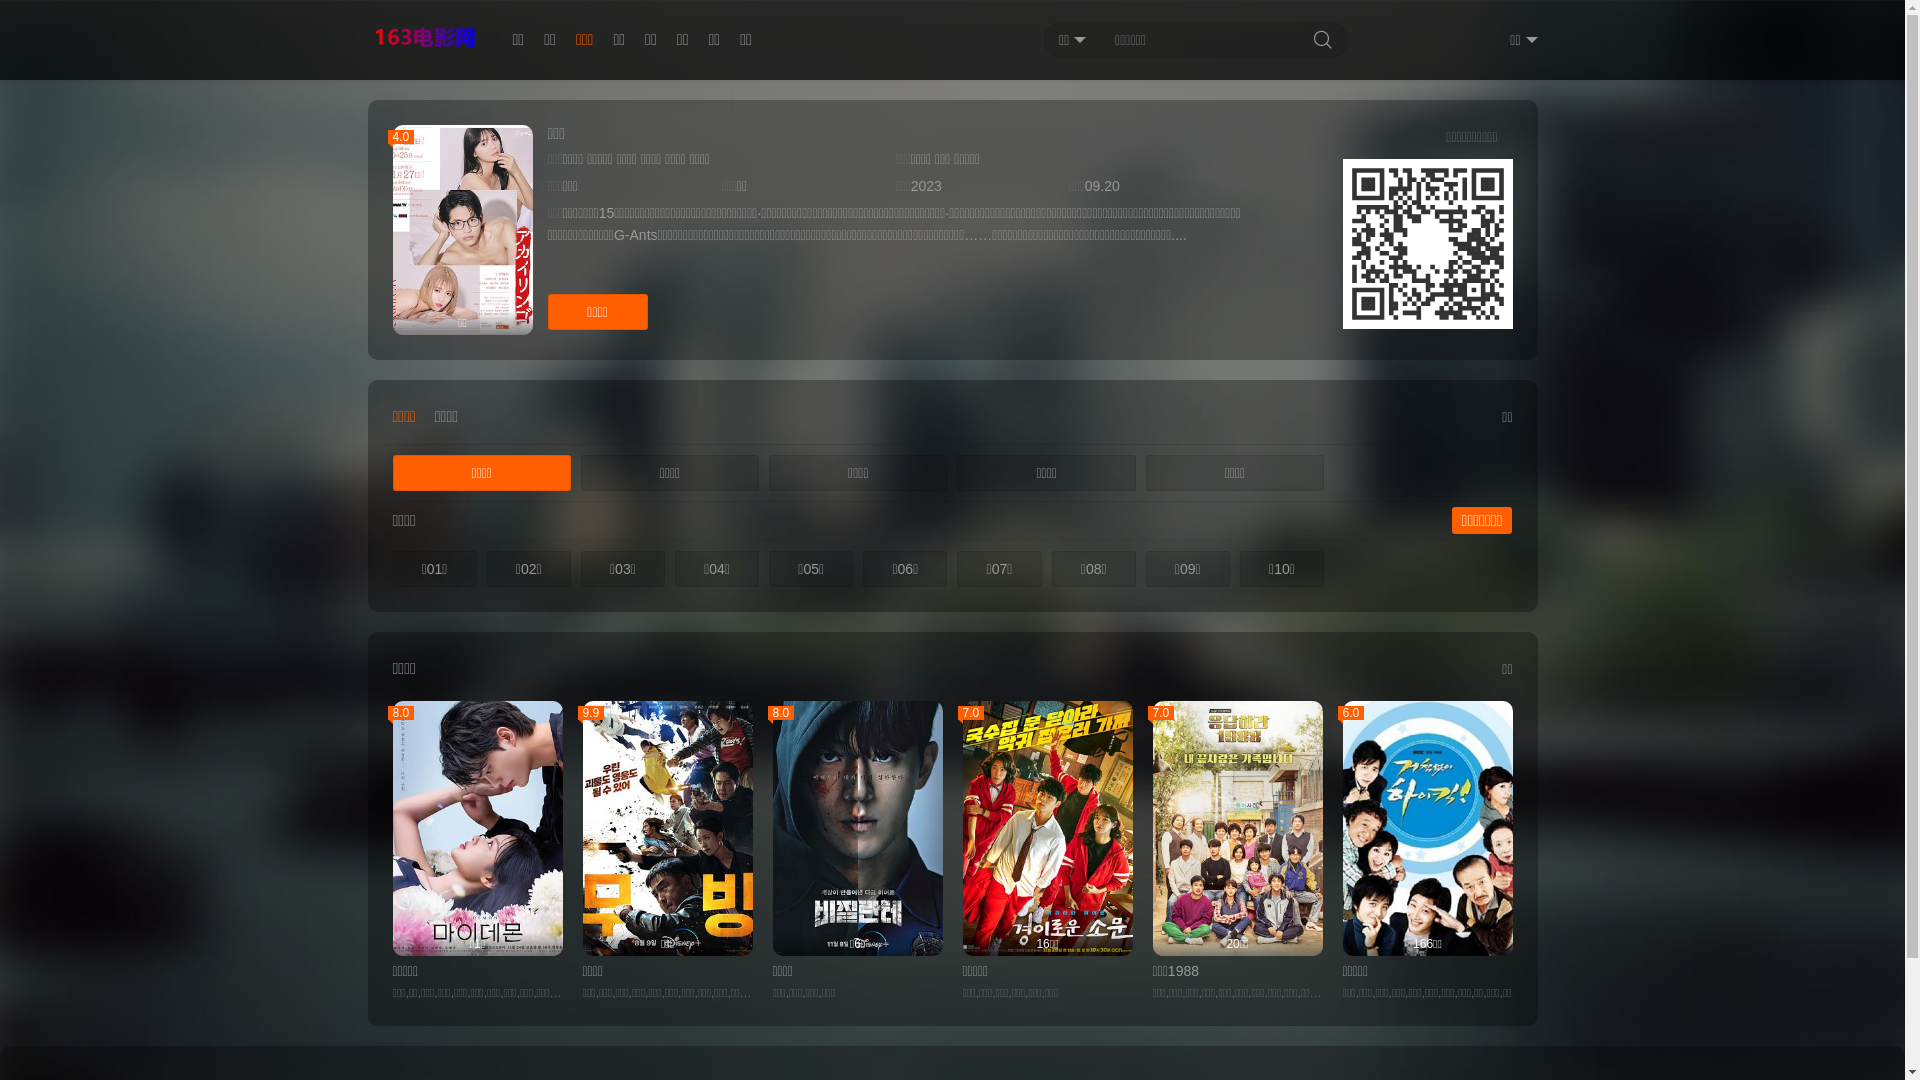 The height and width of the screenshot is (1080, 1920). Describe the element at coordinates (910, 185) in the screenshot. I see `'2023'` at that location.